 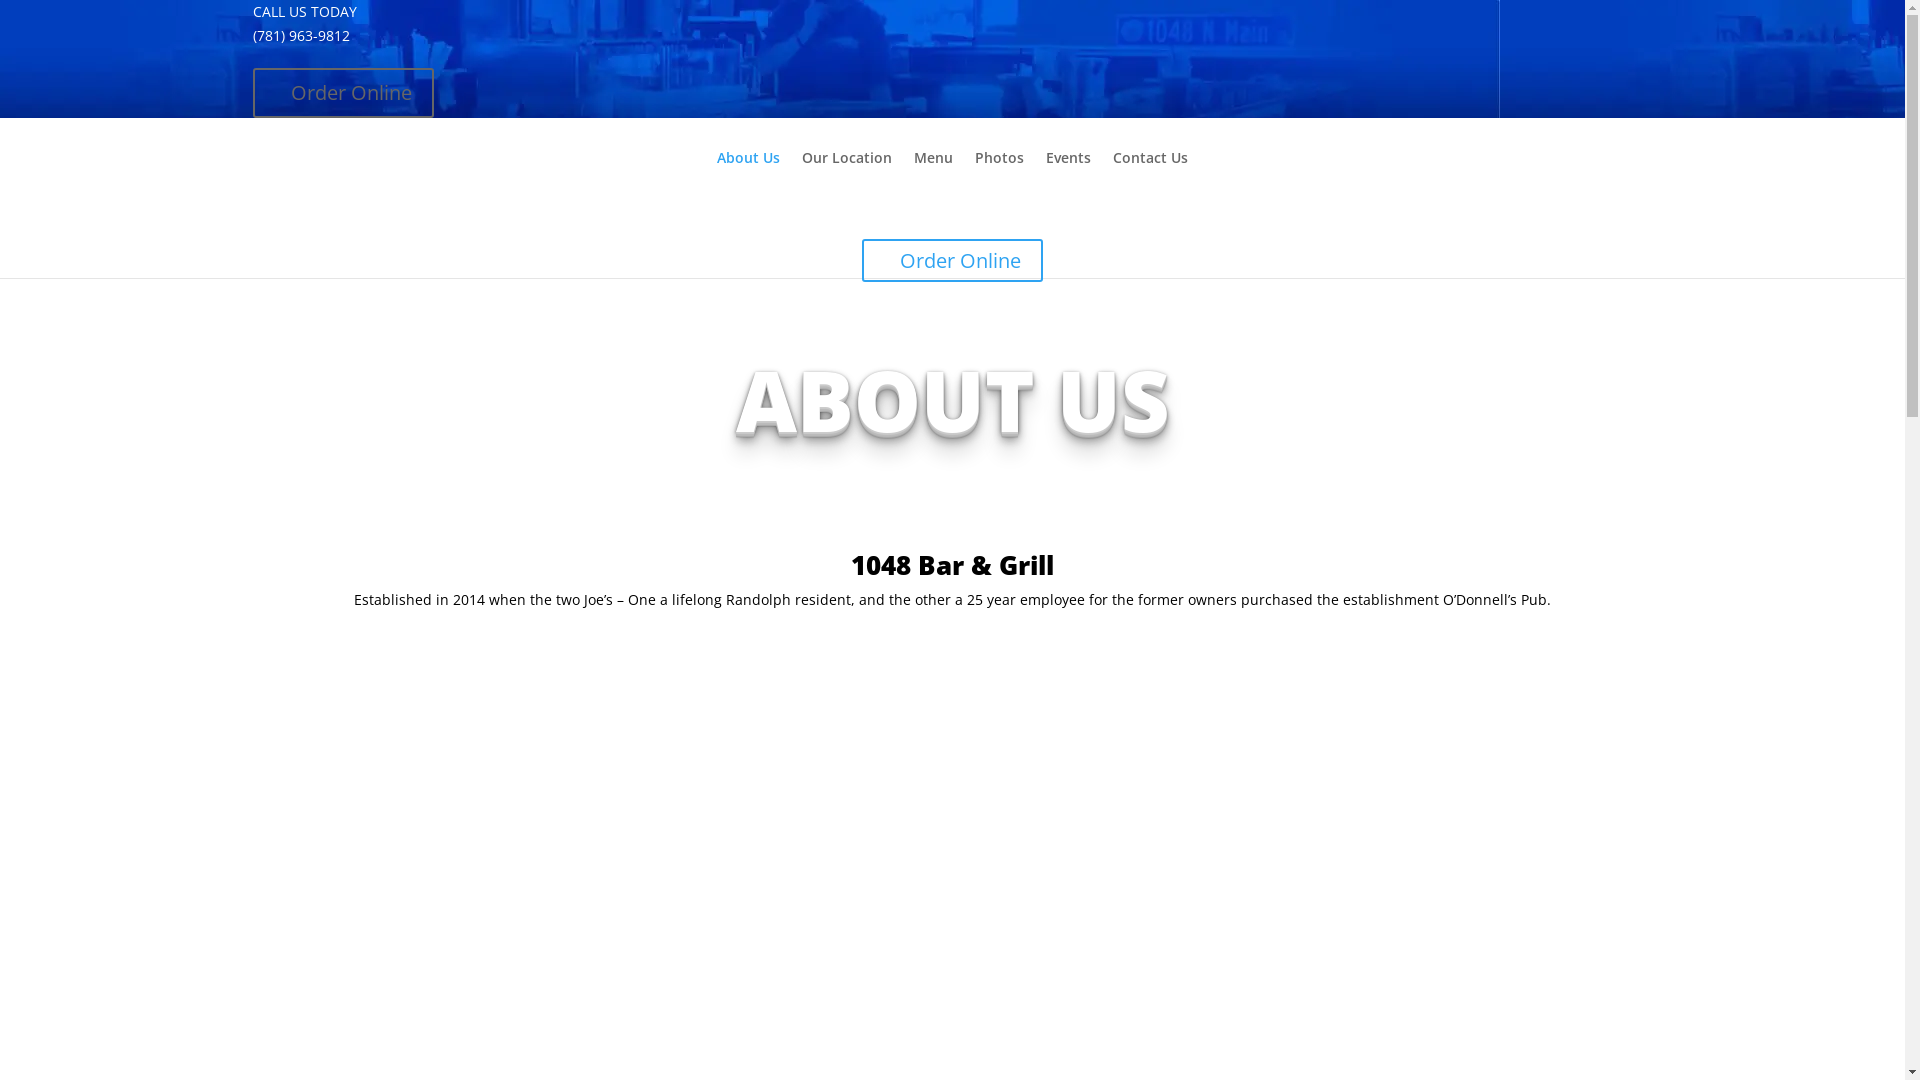 I want to click on 'About Us', so click(x=747, y=173).